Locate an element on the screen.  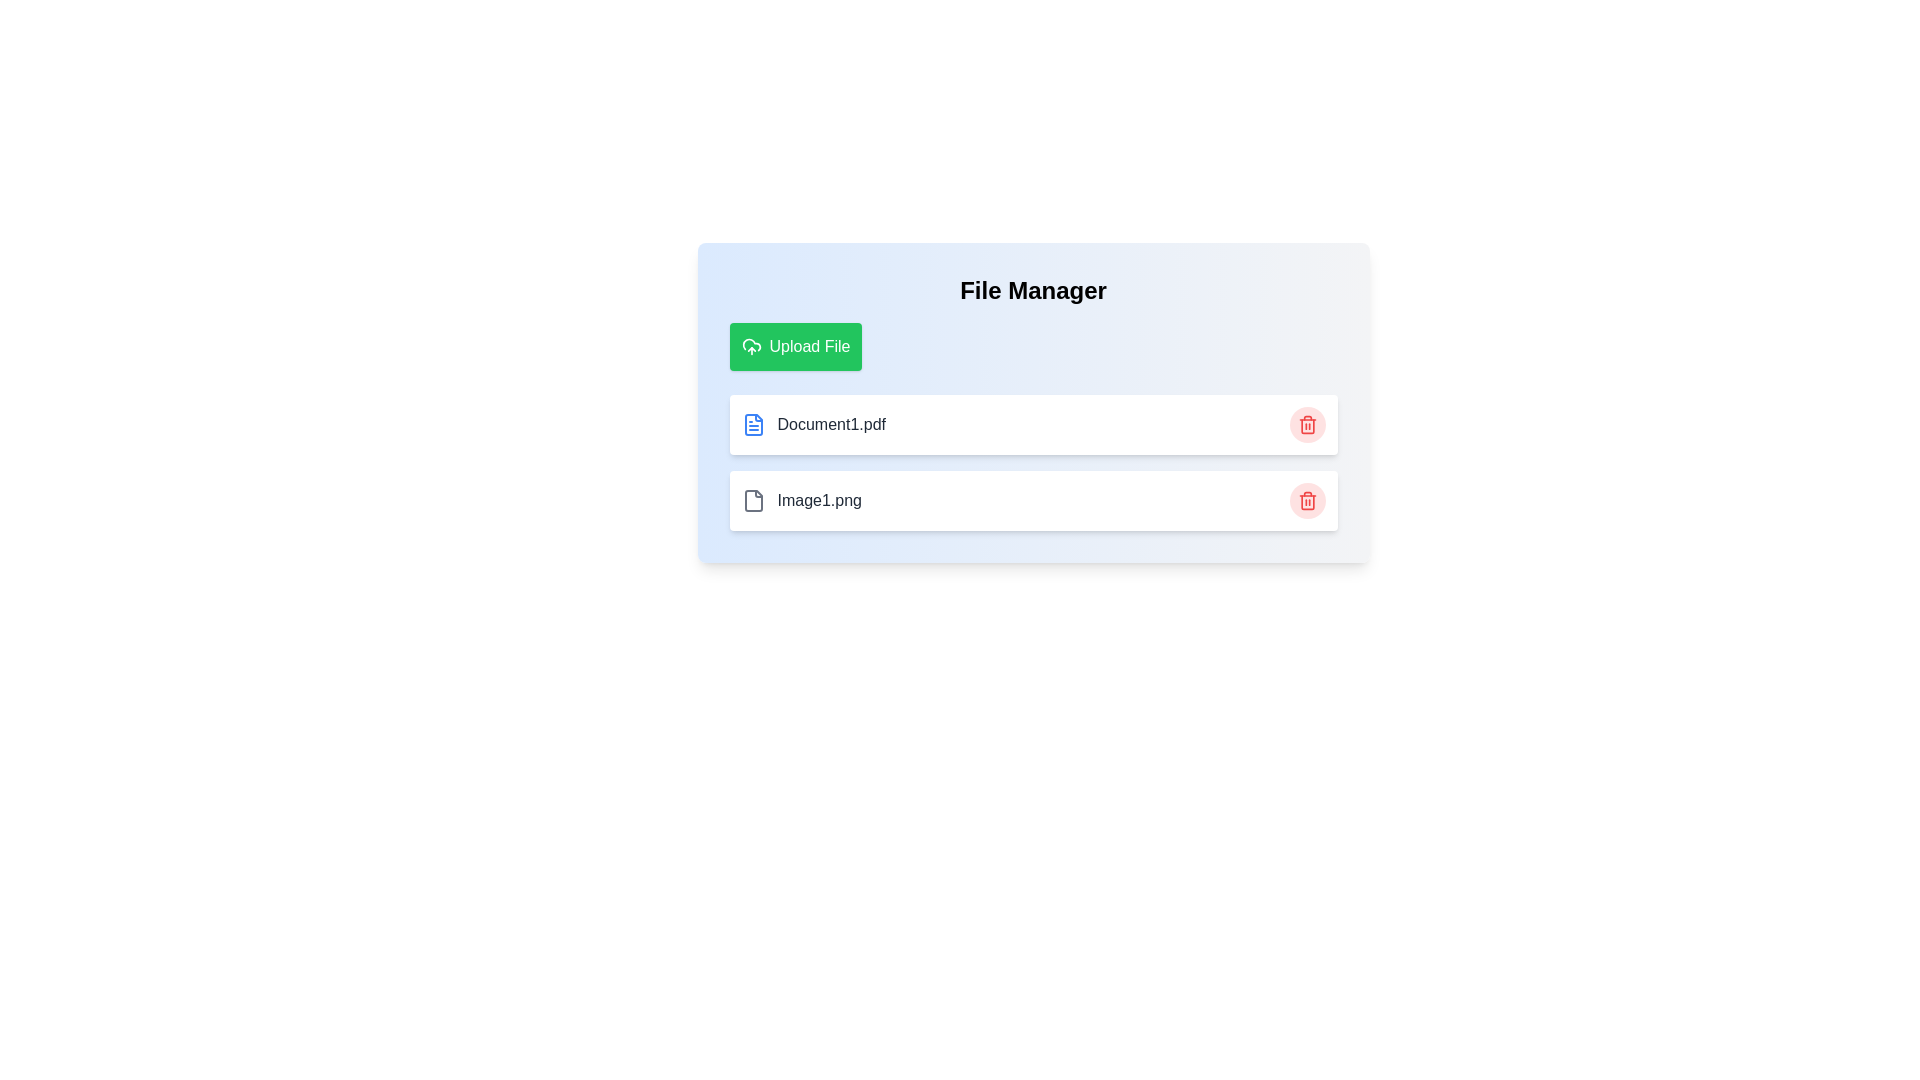
the minimalist file icon representing 'Image1.png' is located at coordinates (752, 500).